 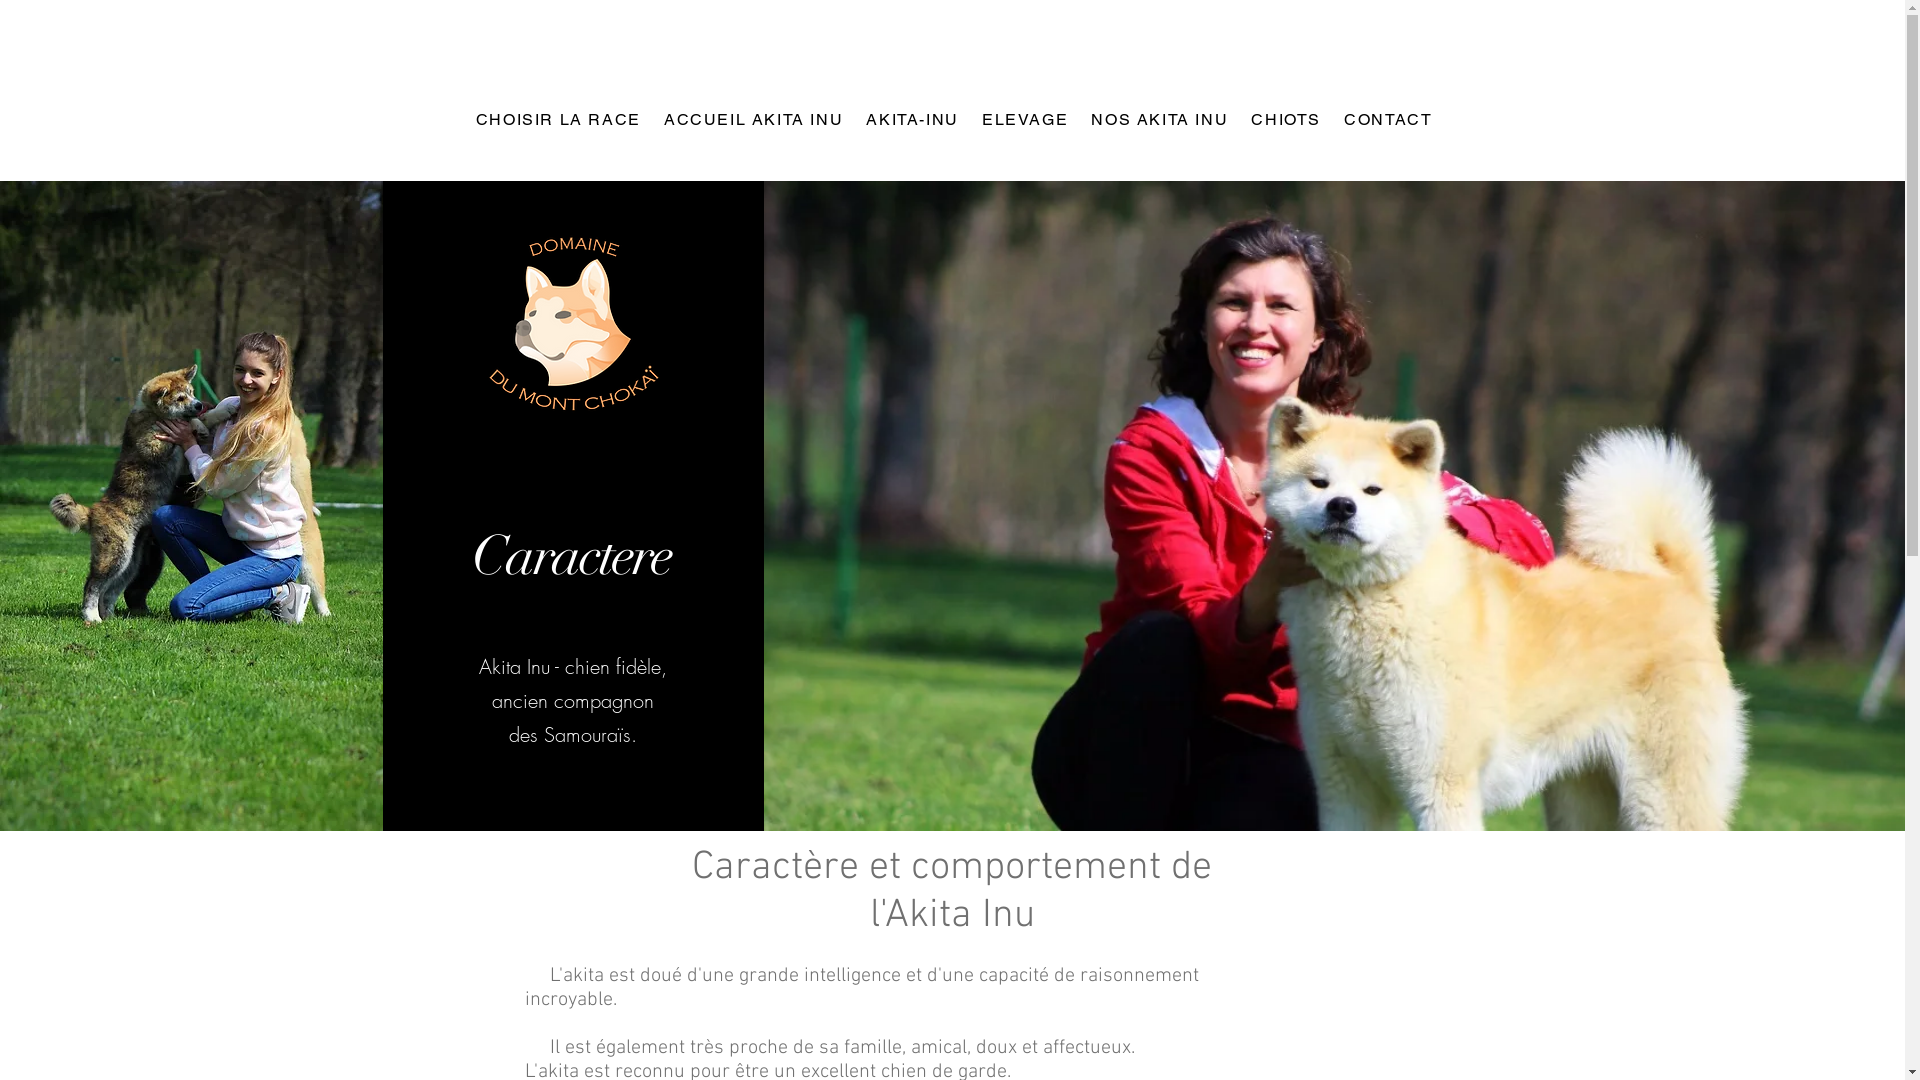 I want to click on 'CHIOTS', so click(x=1284, y=120).